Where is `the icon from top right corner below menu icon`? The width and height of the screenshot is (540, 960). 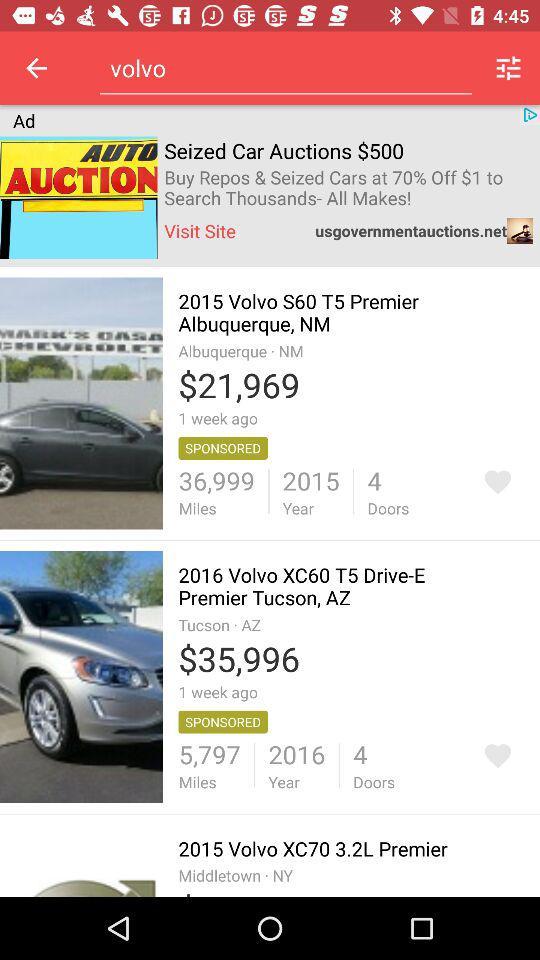 the icon from top right corner below menu icon is located at coordinates (530, 115).